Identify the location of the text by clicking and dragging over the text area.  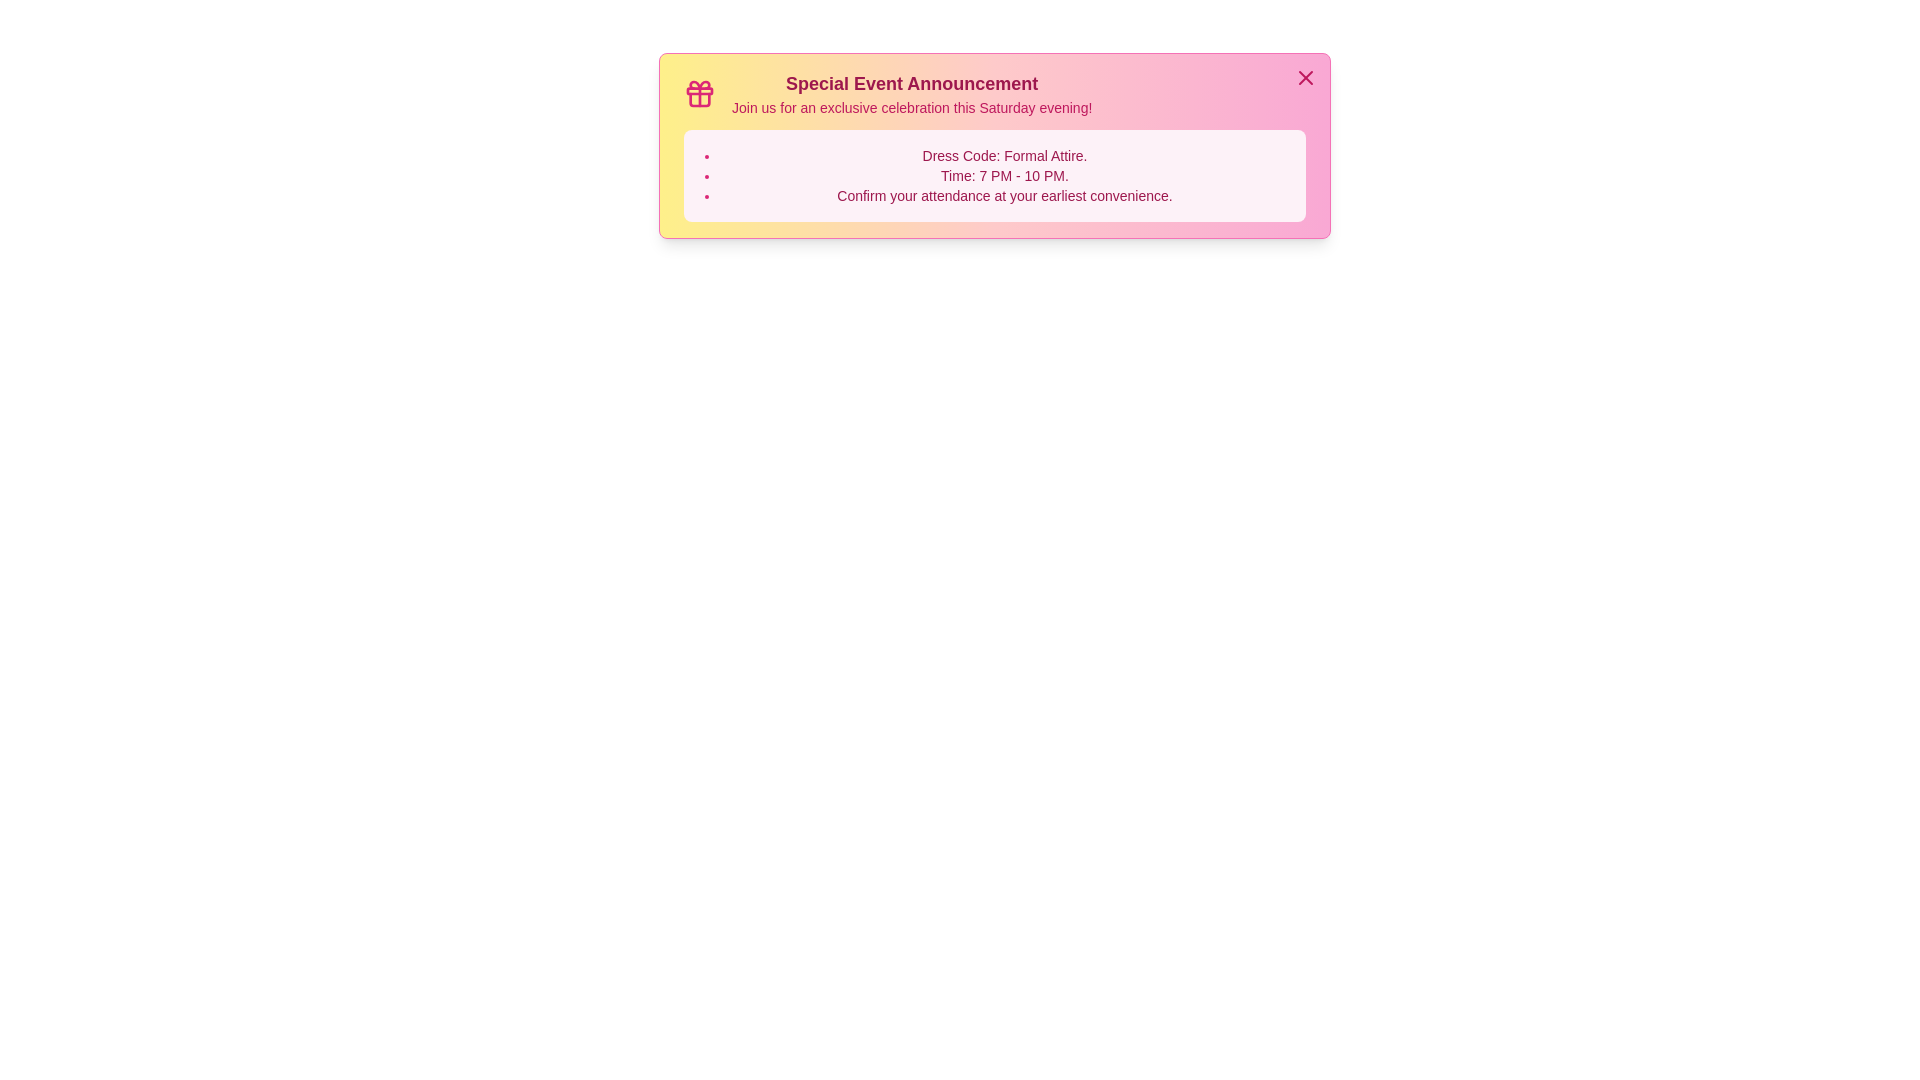
(684, 68).